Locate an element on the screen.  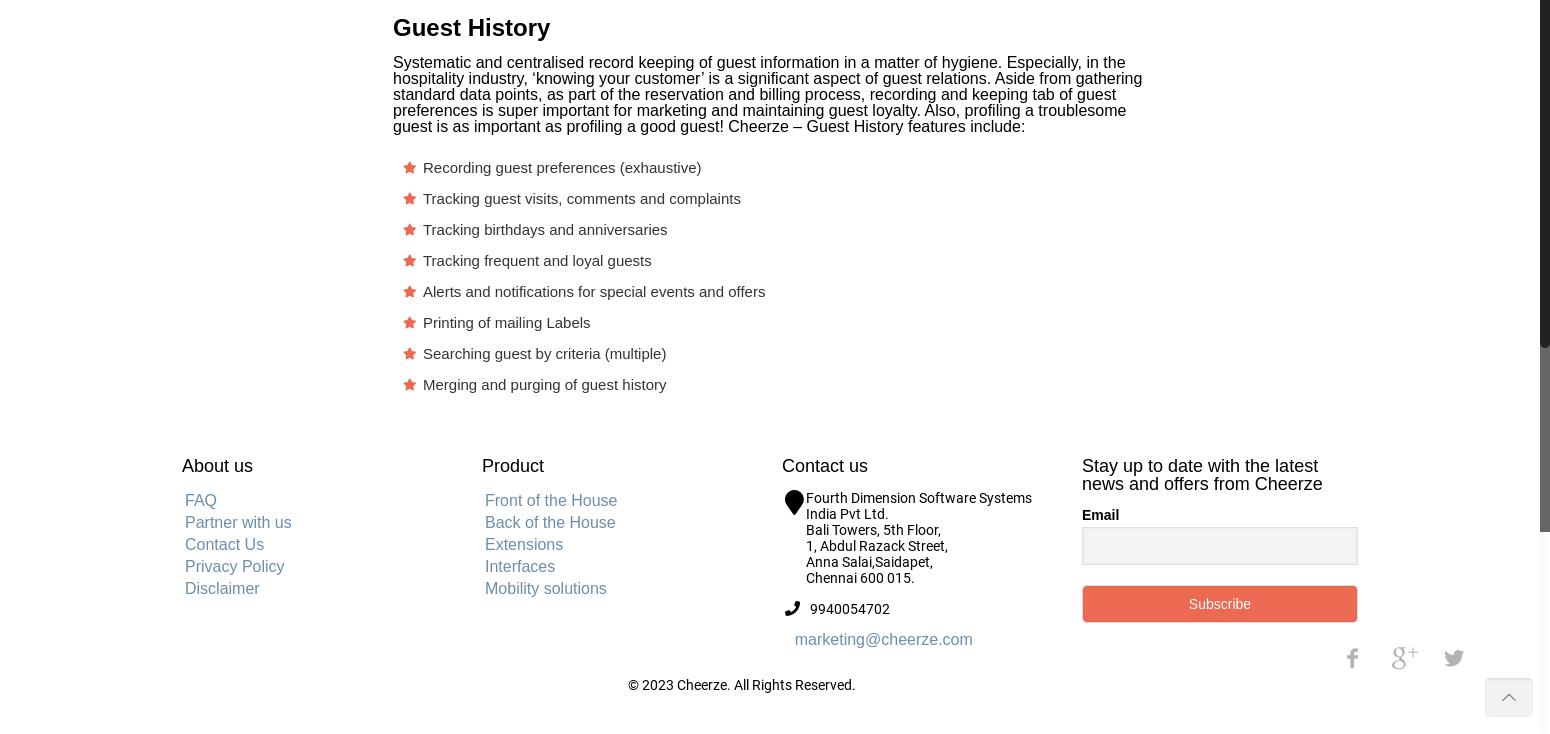
'1, Abdul Razack Street,' is located at coordinates (804, 545).